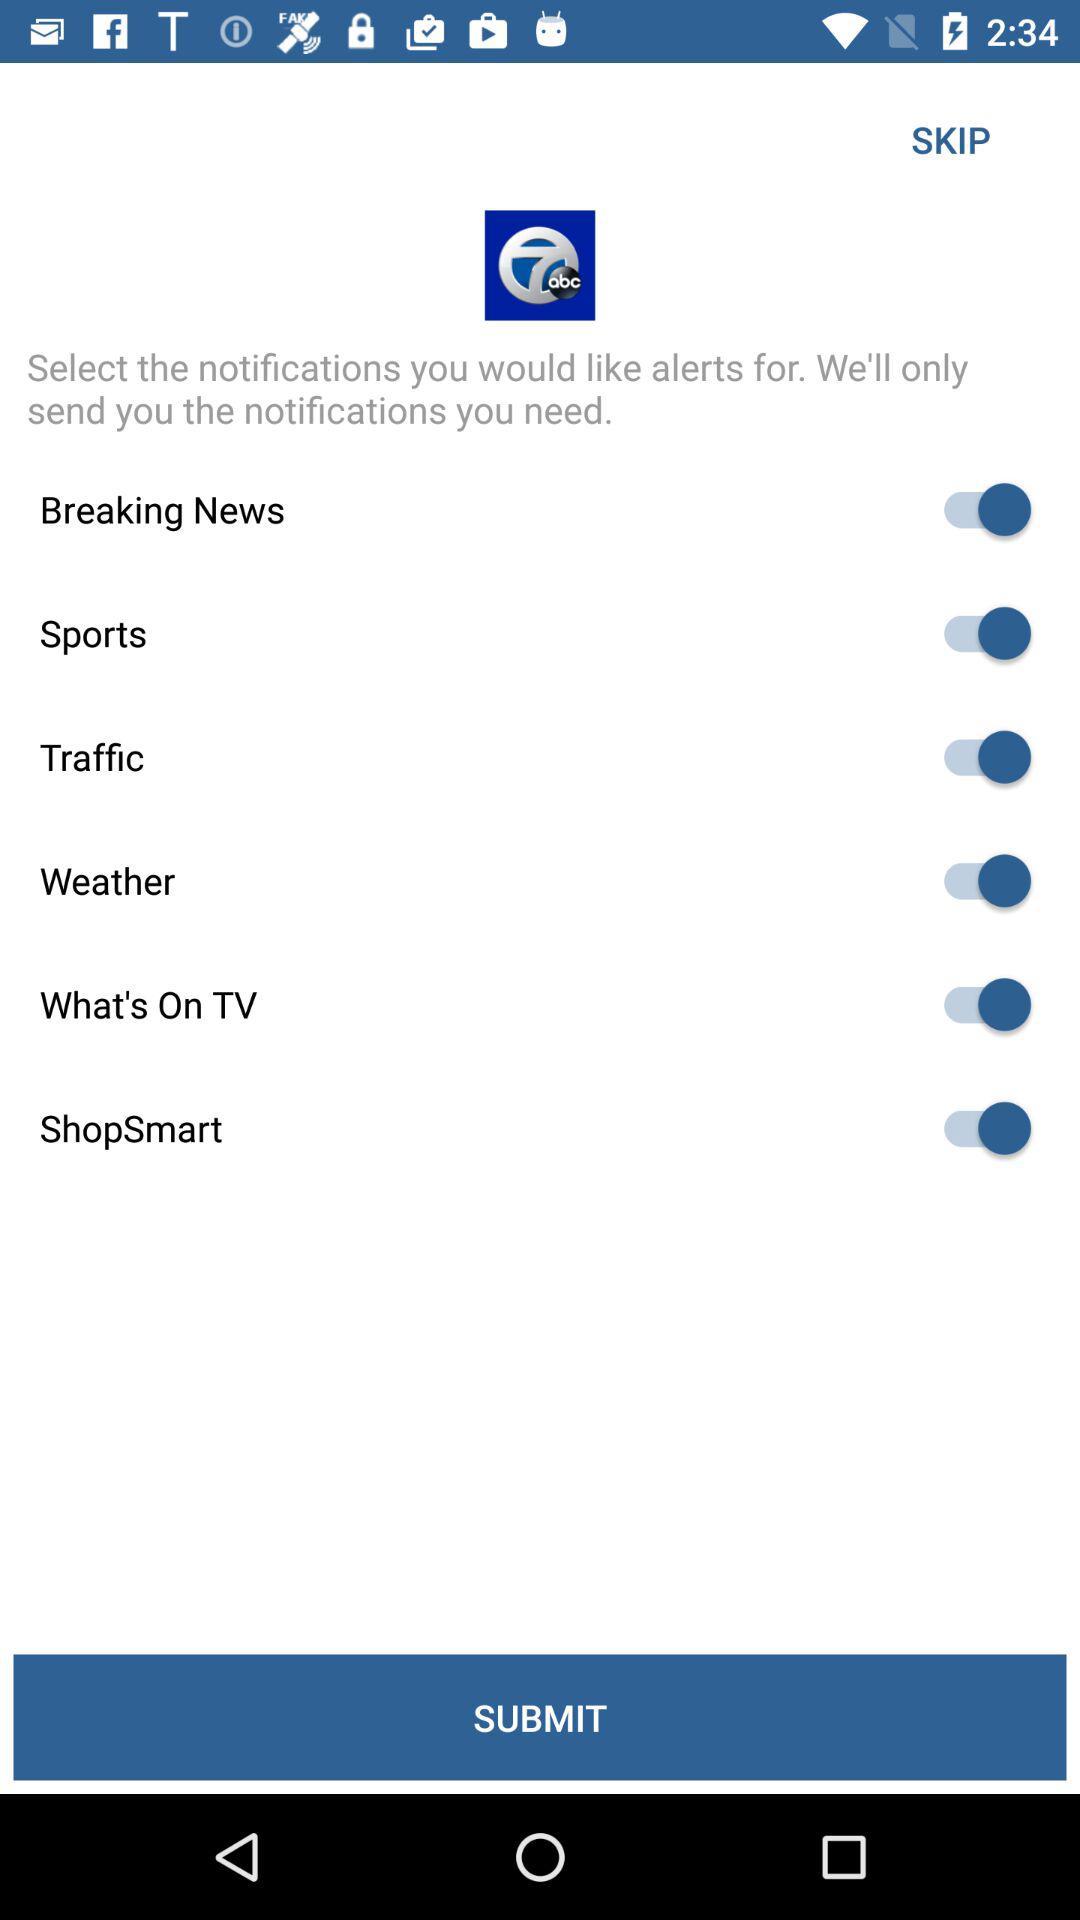 This screenshot has height=1920, width=1080. Describe the element at coordinates (977, 1004) in the screenshot. I see `switch auto play option` at that location.